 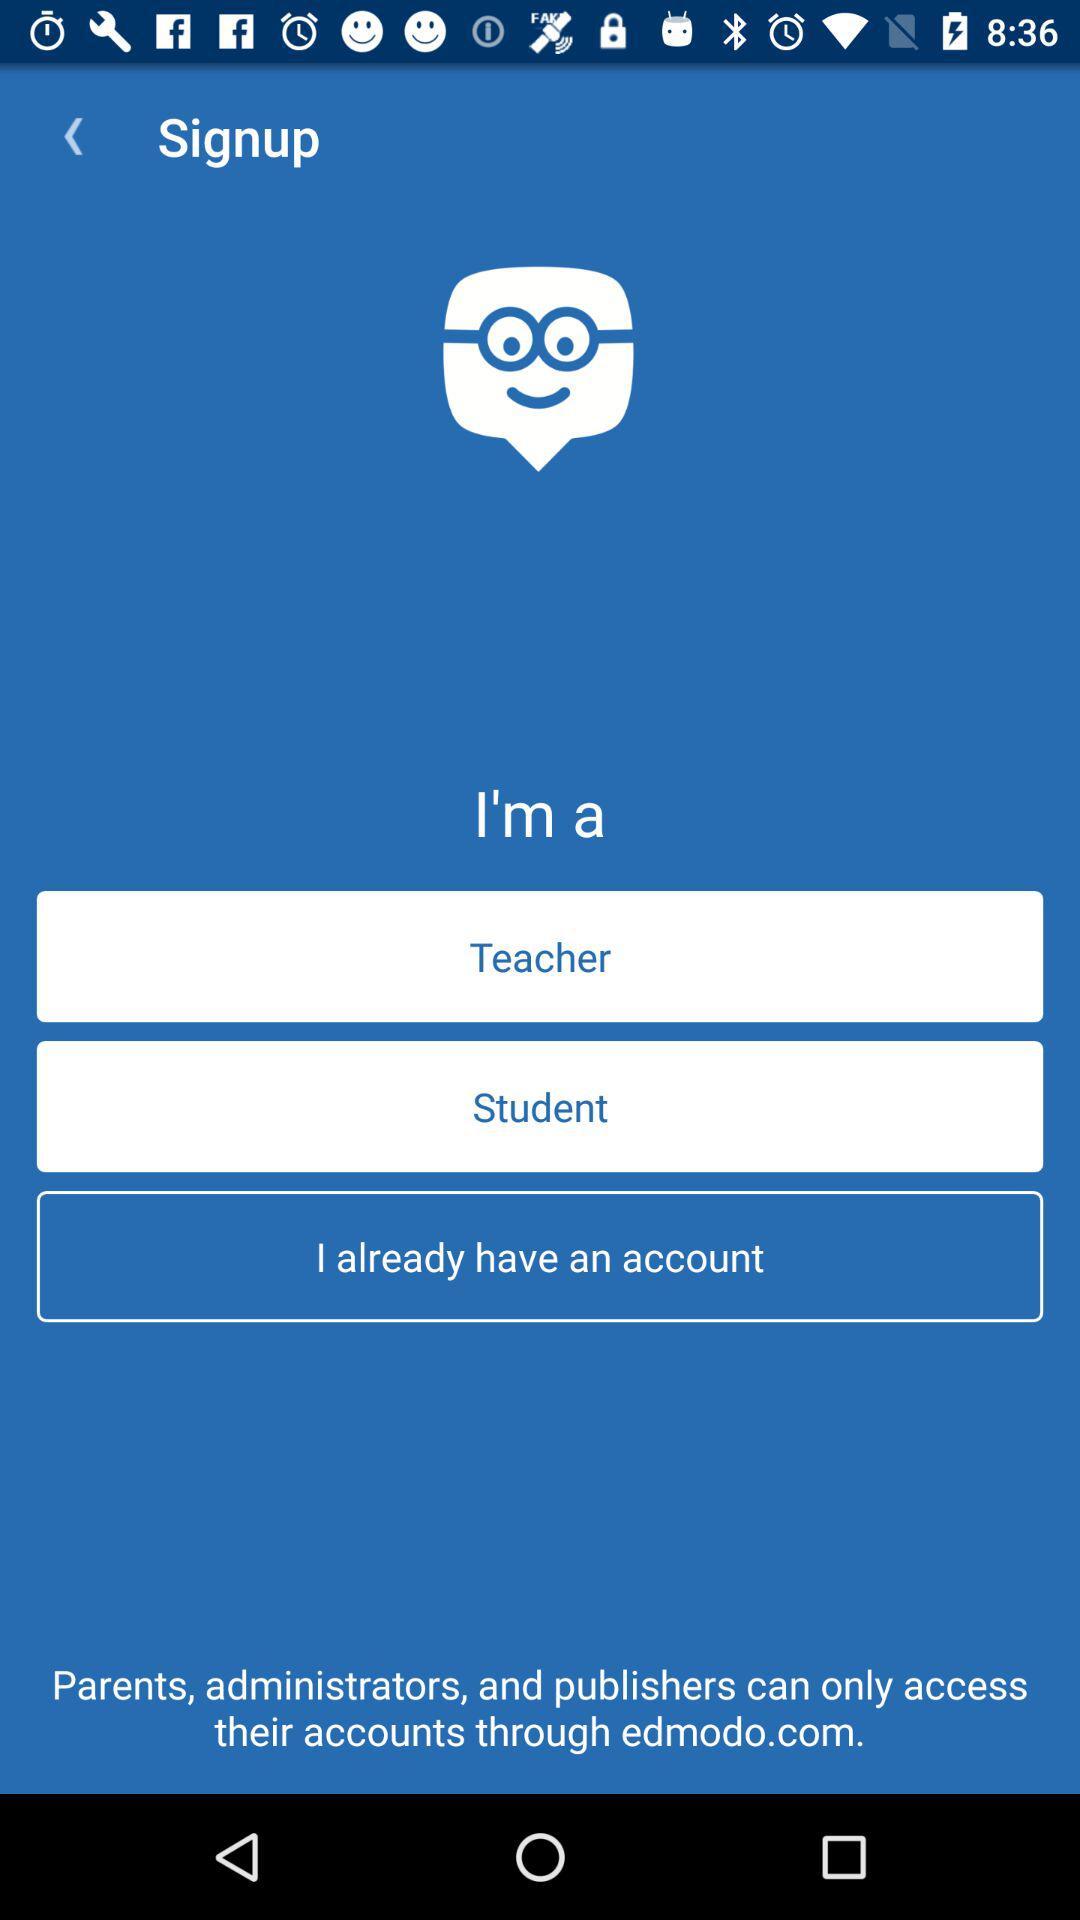 What do you see at coordinates (540, 1255) in the screenshot?
I see `the i already have icon` at bounding box center [540, 1255].